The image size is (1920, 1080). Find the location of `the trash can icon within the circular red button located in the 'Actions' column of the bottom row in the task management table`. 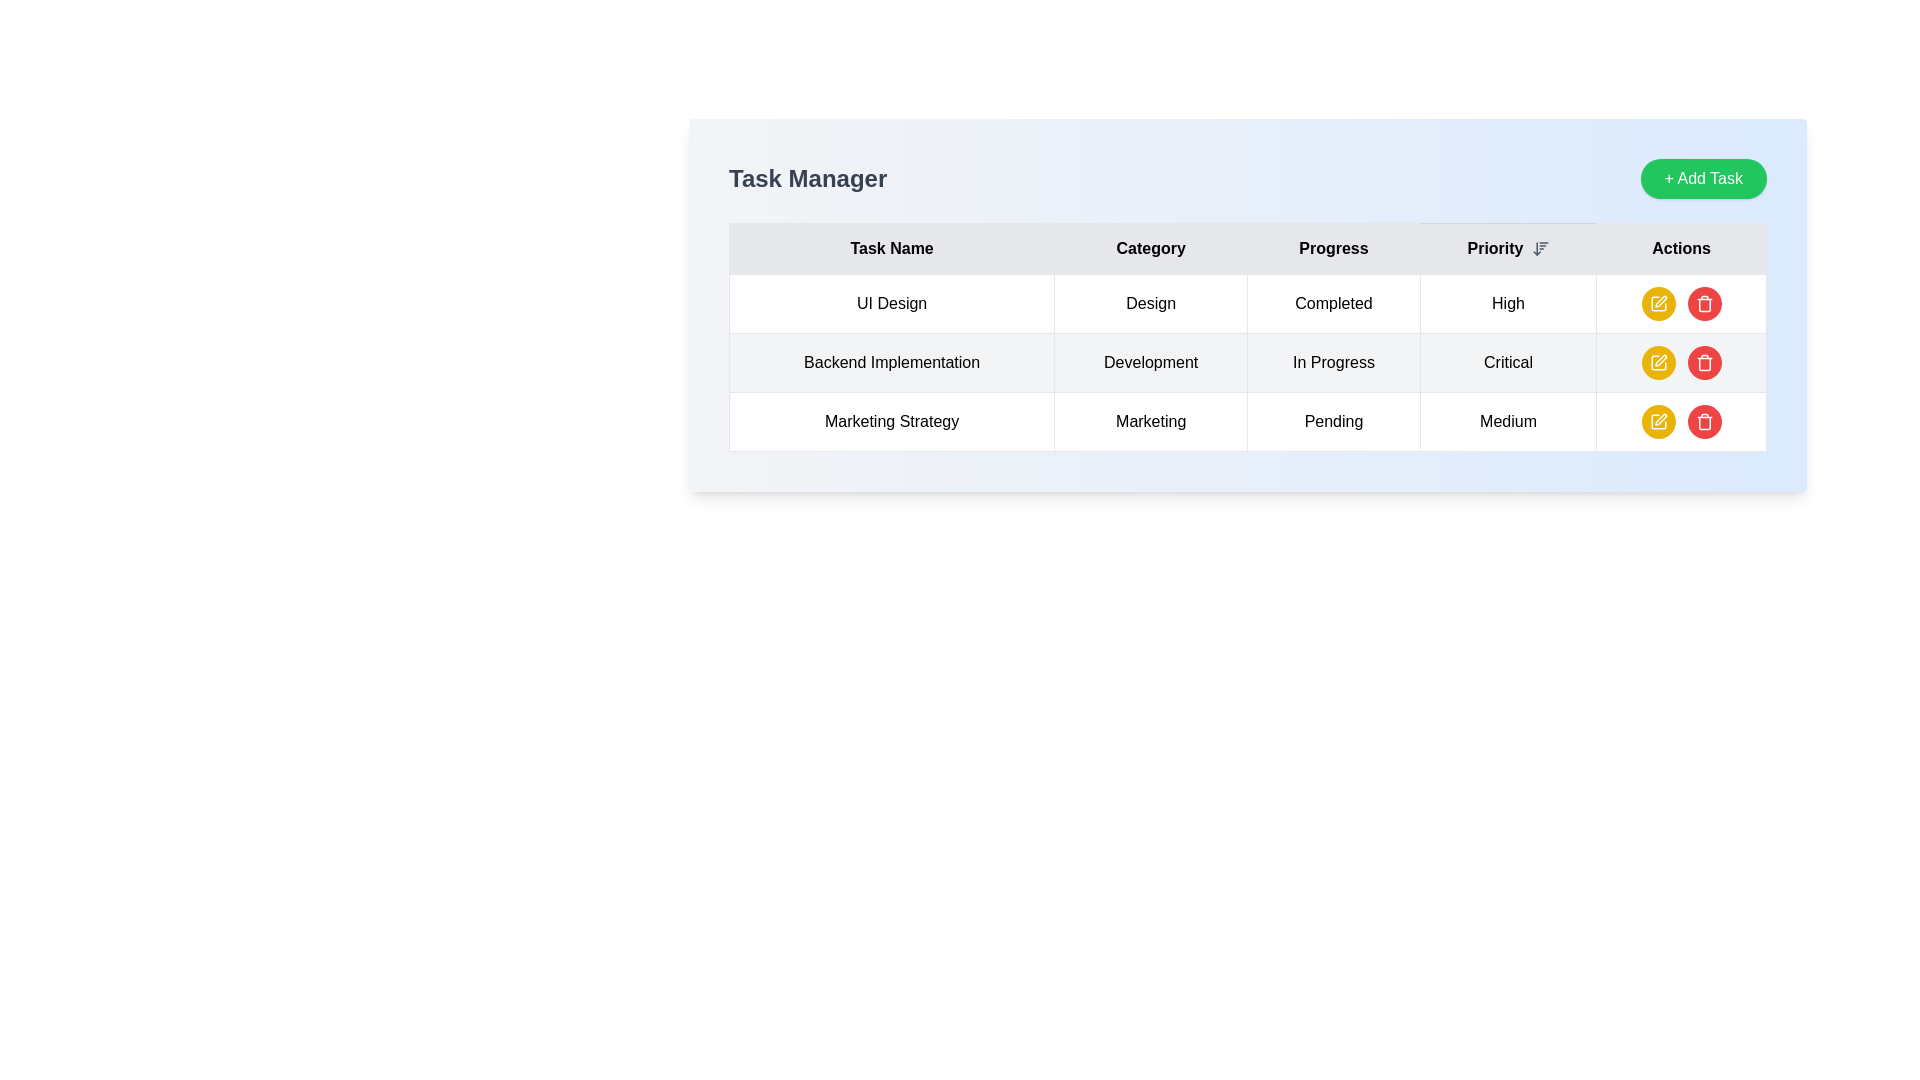

the trash can icon within the circular red button located in the 'Actions' column of the bottom row in the task management table is located at coordinates (1703, 420).